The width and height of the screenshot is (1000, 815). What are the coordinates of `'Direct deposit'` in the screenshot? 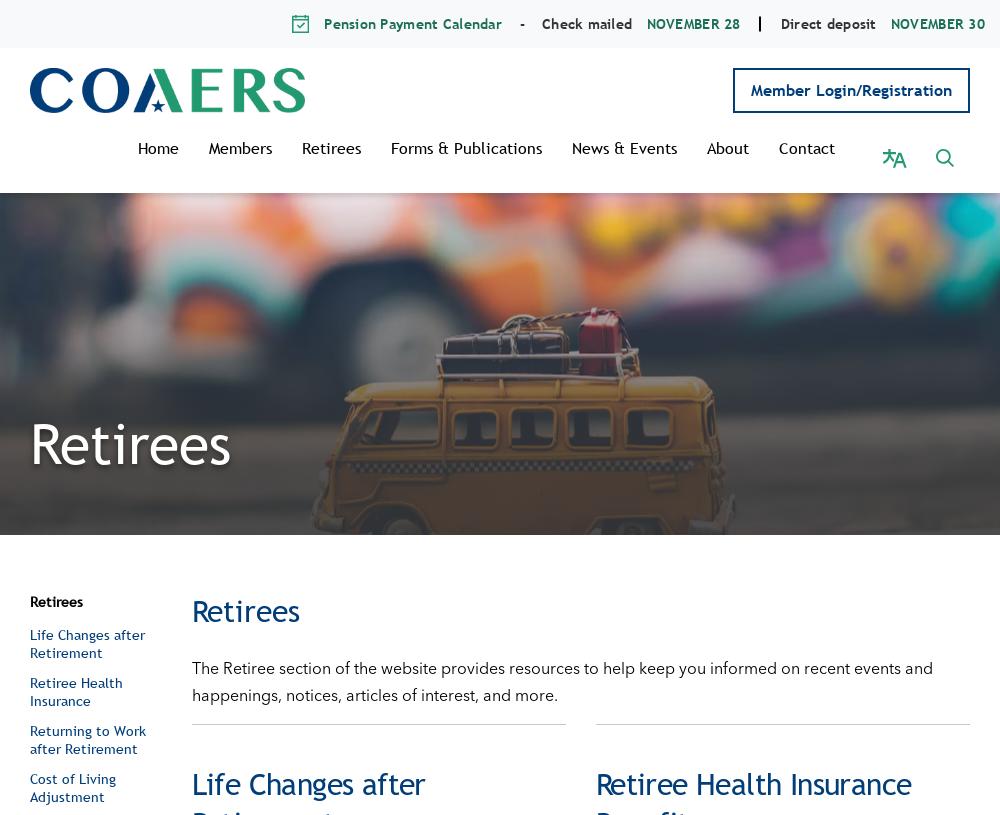 It's located at (829, 22).